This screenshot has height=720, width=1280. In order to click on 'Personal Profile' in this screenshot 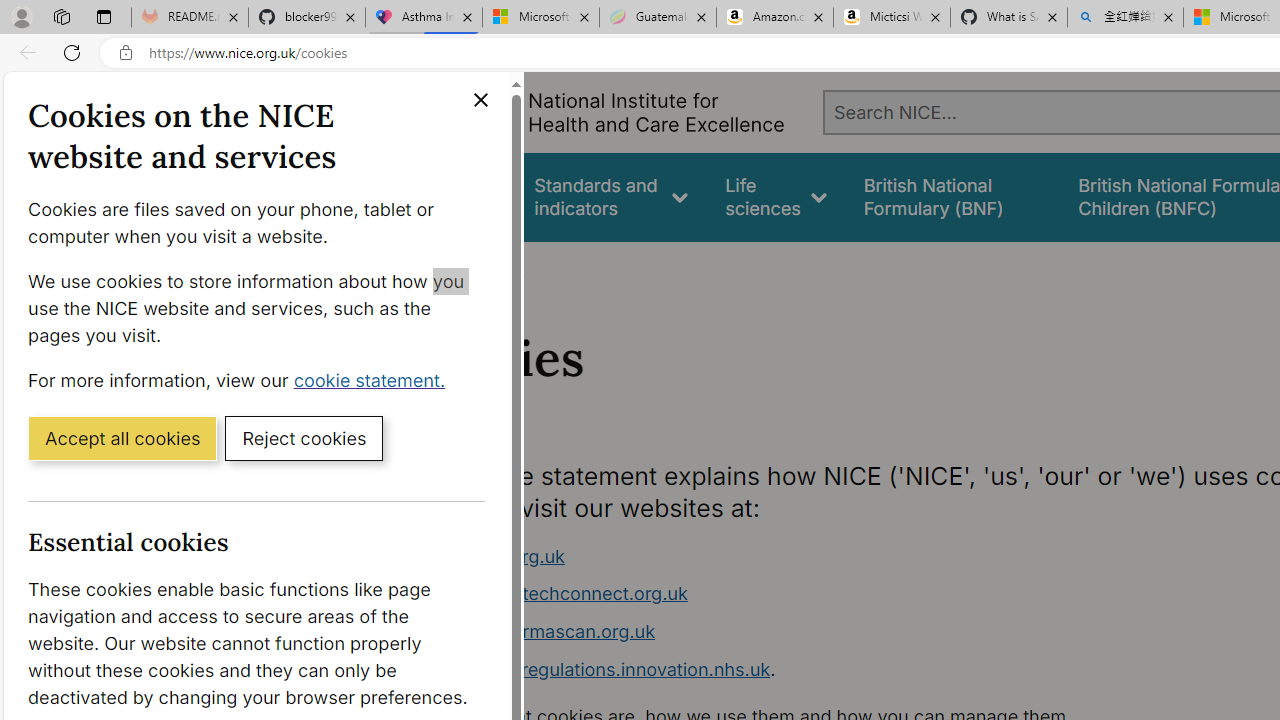, I will do `click(21, 16)`.